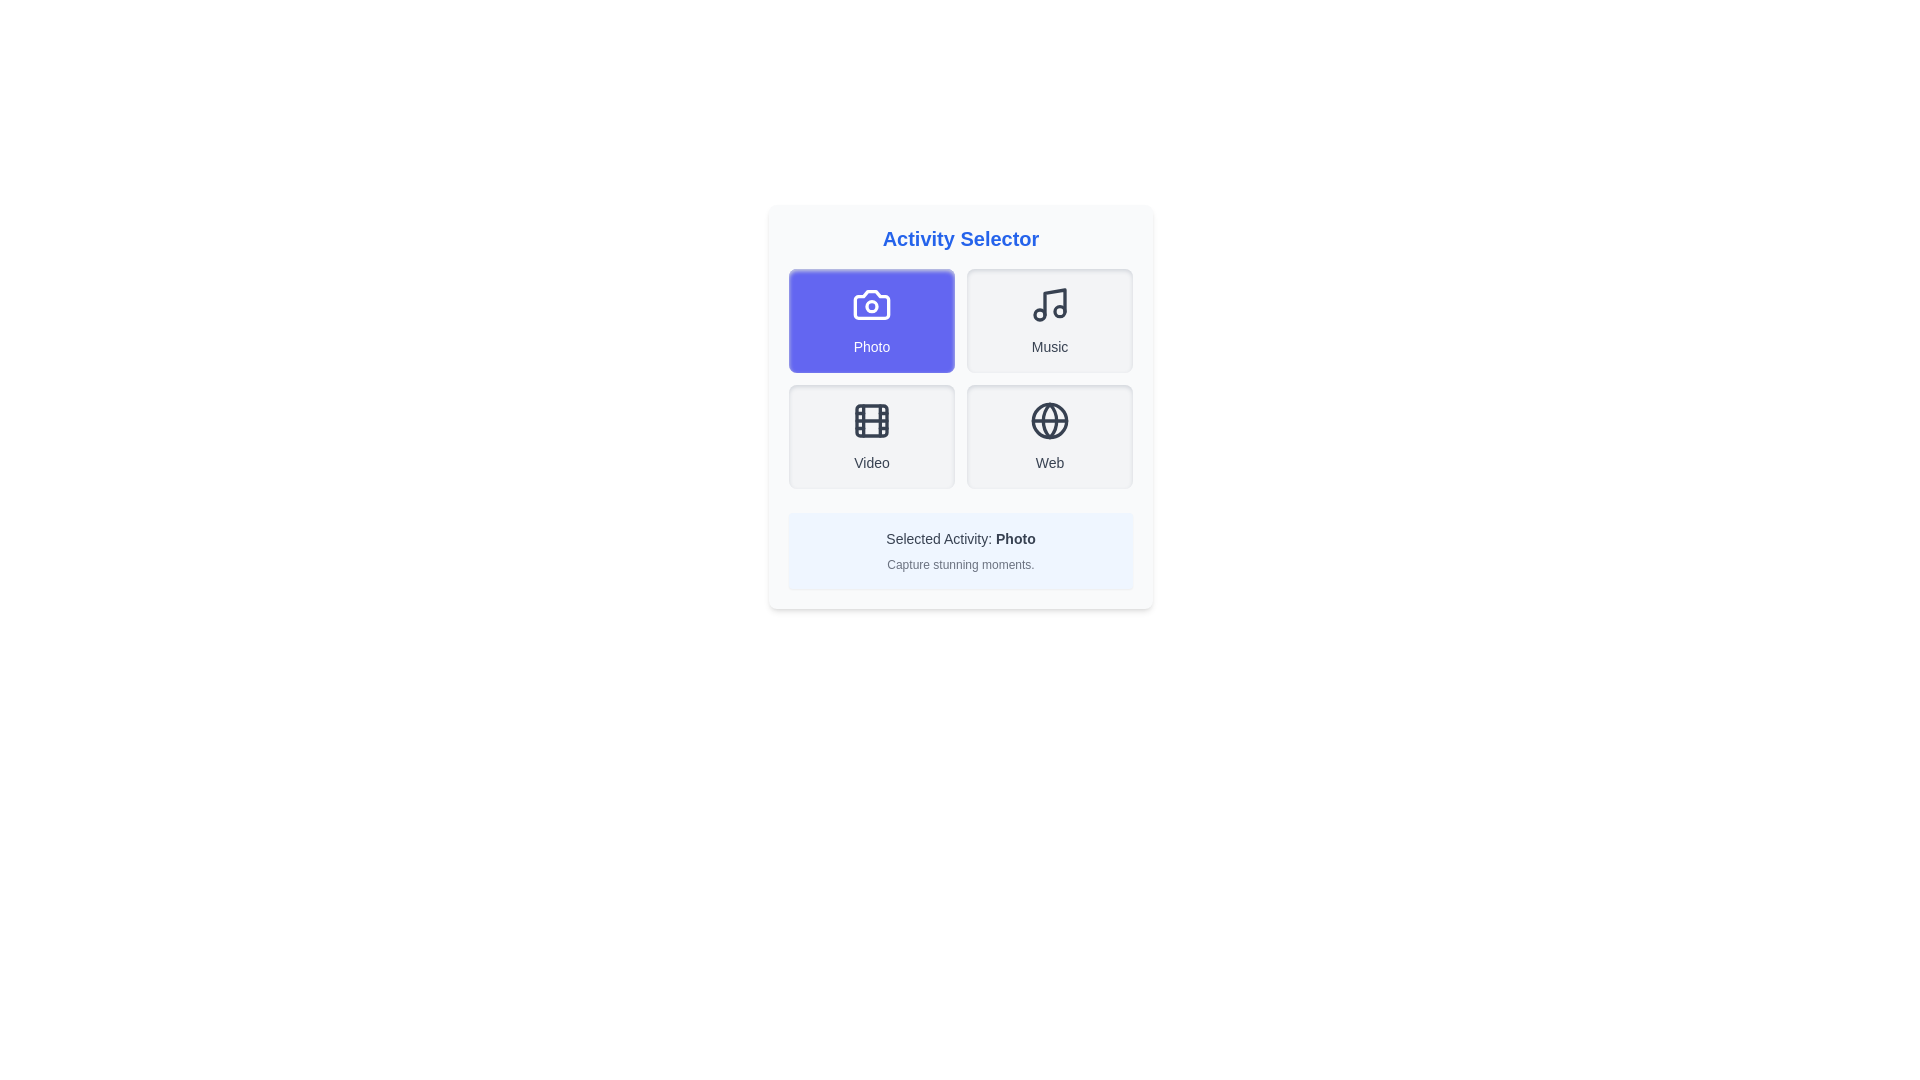 The width and height of the screenshot is (1920, 1080). I want to click on the static text label indicating the currently selected activity as 'Photo', which is positioned centrally at the bottom of the 'Activity Selector' box, following 'Selected Activity:', so click(1015, 538).